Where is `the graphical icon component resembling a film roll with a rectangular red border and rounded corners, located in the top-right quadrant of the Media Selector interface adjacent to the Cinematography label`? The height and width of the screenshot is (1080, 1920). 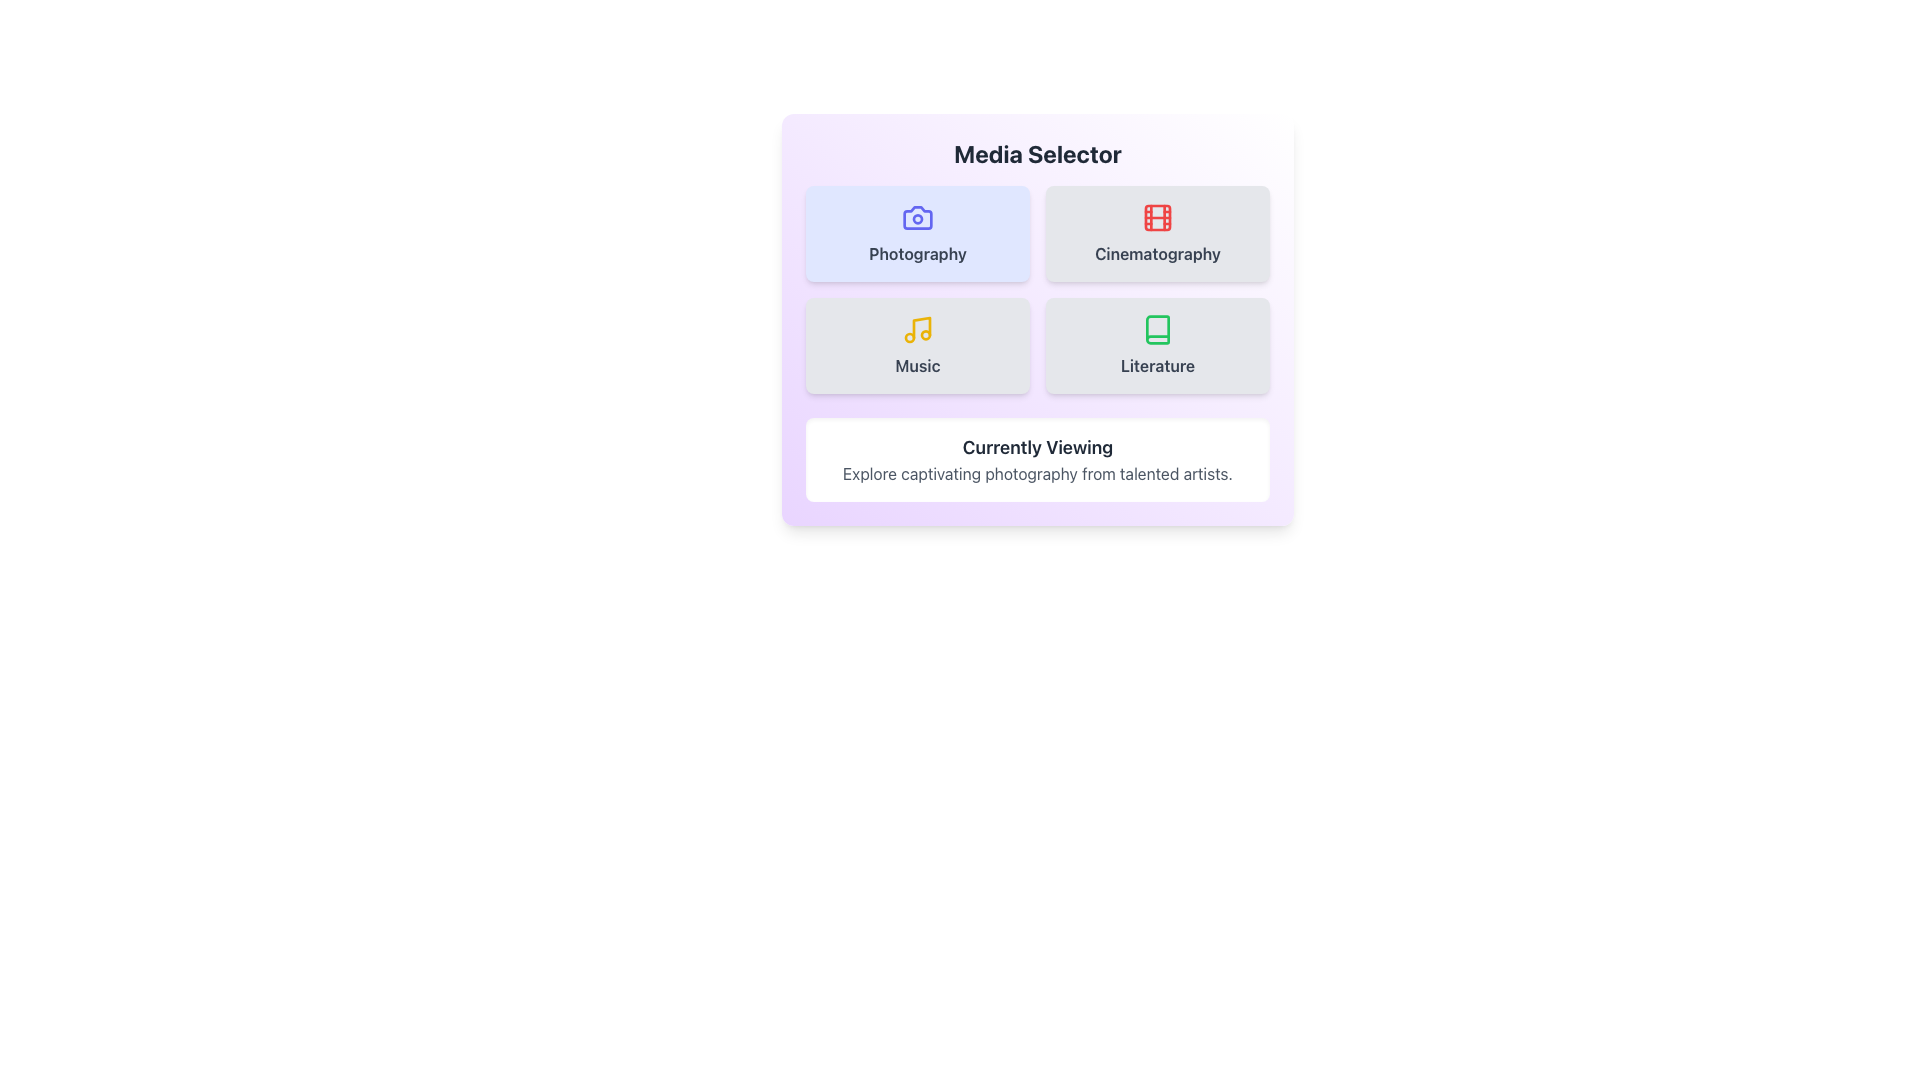 the graphical icon component resembling a film roll with a rectangular red border and rounded corners, located in the top-right quadrant of the Media Selector interface adjacent to the Cinematography label is located at coordinates (1157, 218).